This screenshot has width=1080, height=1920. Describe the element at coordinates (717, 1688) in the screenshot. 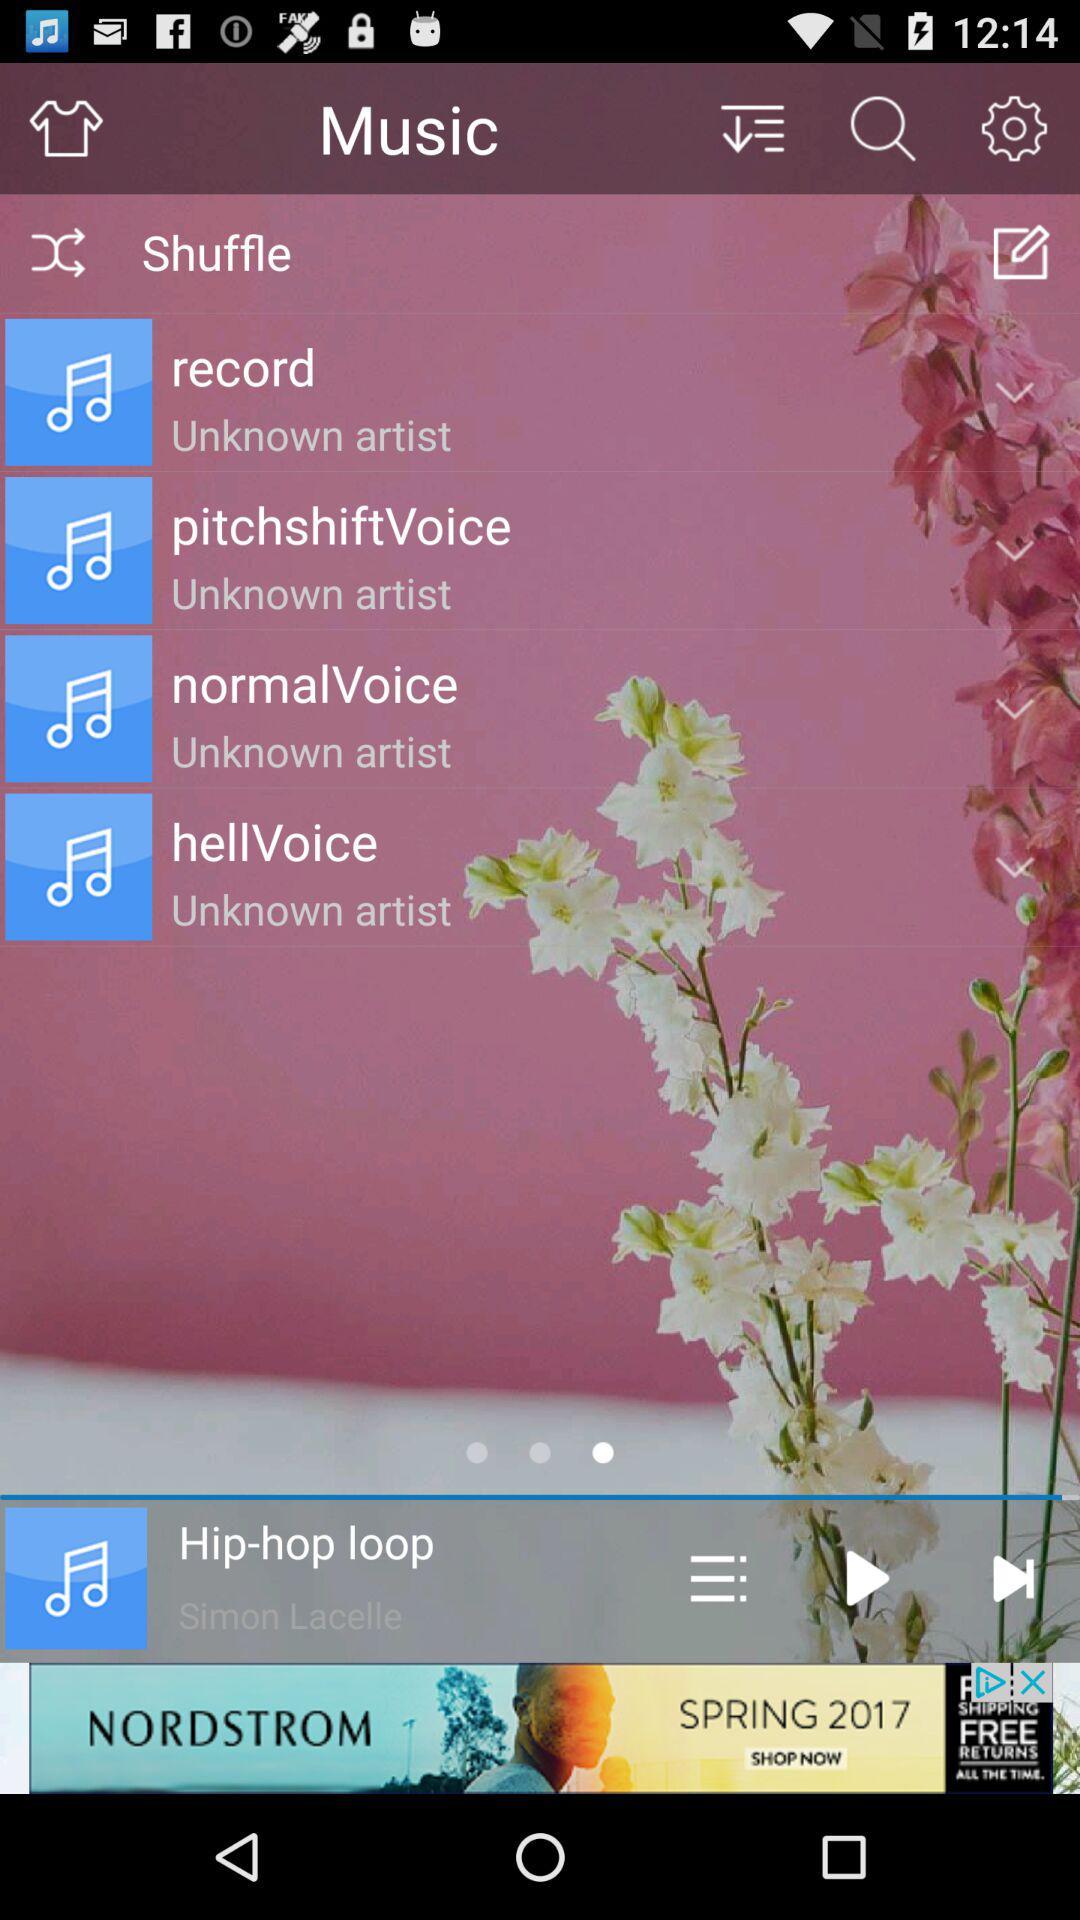

I see `the sliders icon` at that location.